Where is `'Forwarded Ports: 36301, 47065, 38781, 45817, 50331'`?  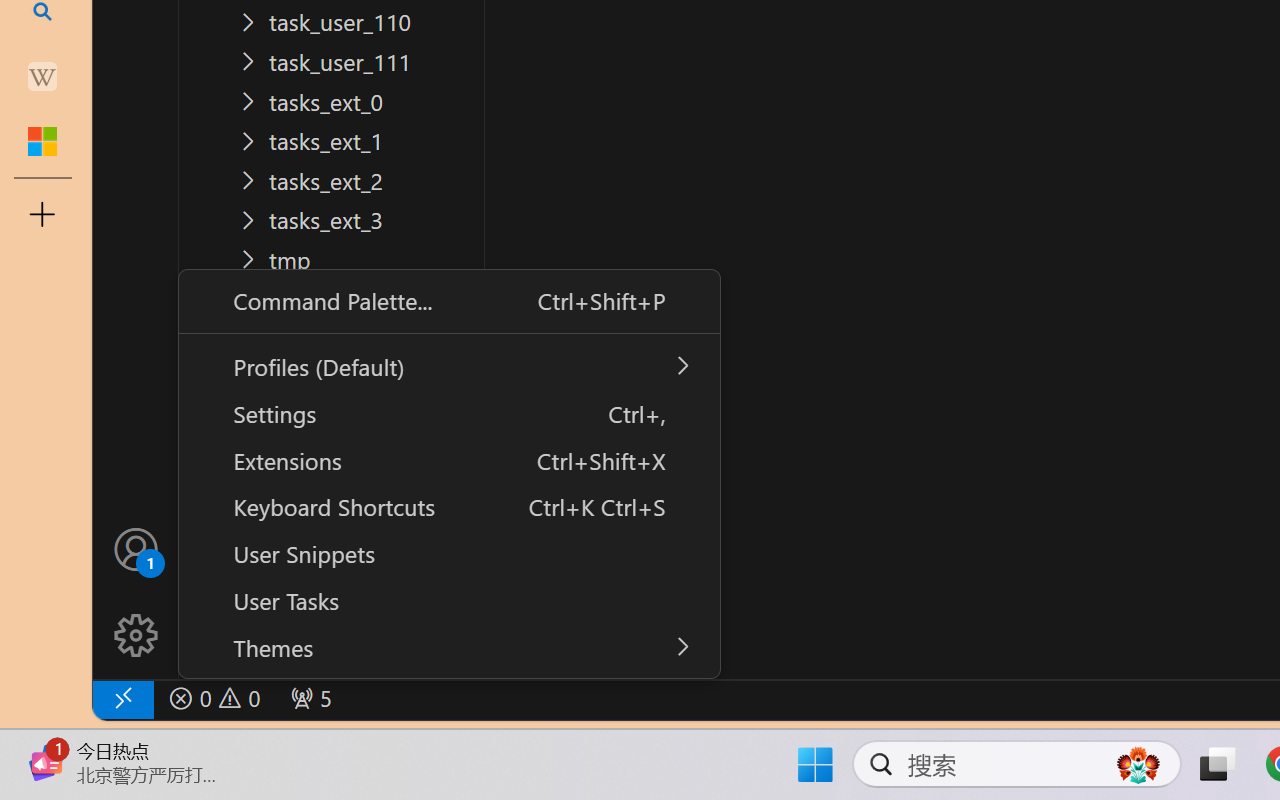 'Forwarded Ports: 36301, 47065, 38781, 45817, 50331' is located at coordinates (308, 698).